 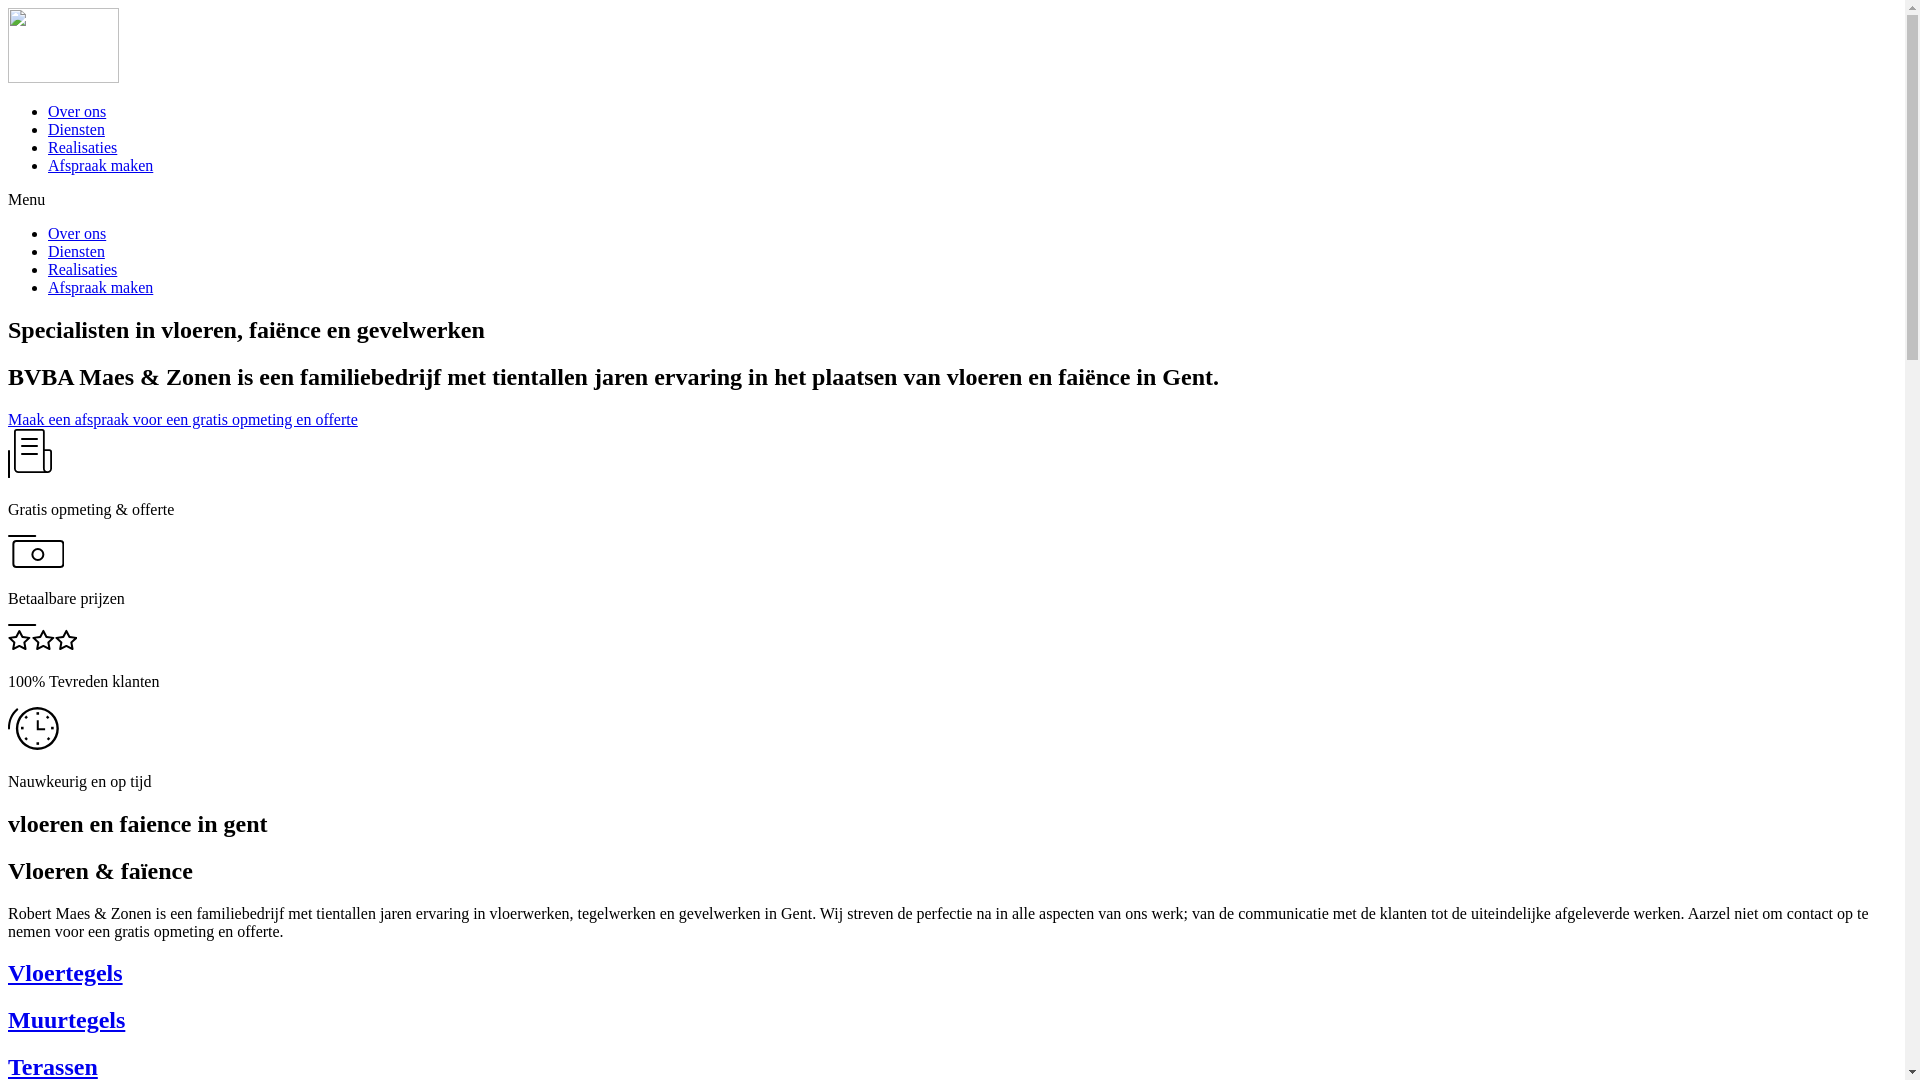 What do you see at coordinates (951, 1020) in the screenshot?
I see `'Muurtegels'` at bounding box center [951, 1020].